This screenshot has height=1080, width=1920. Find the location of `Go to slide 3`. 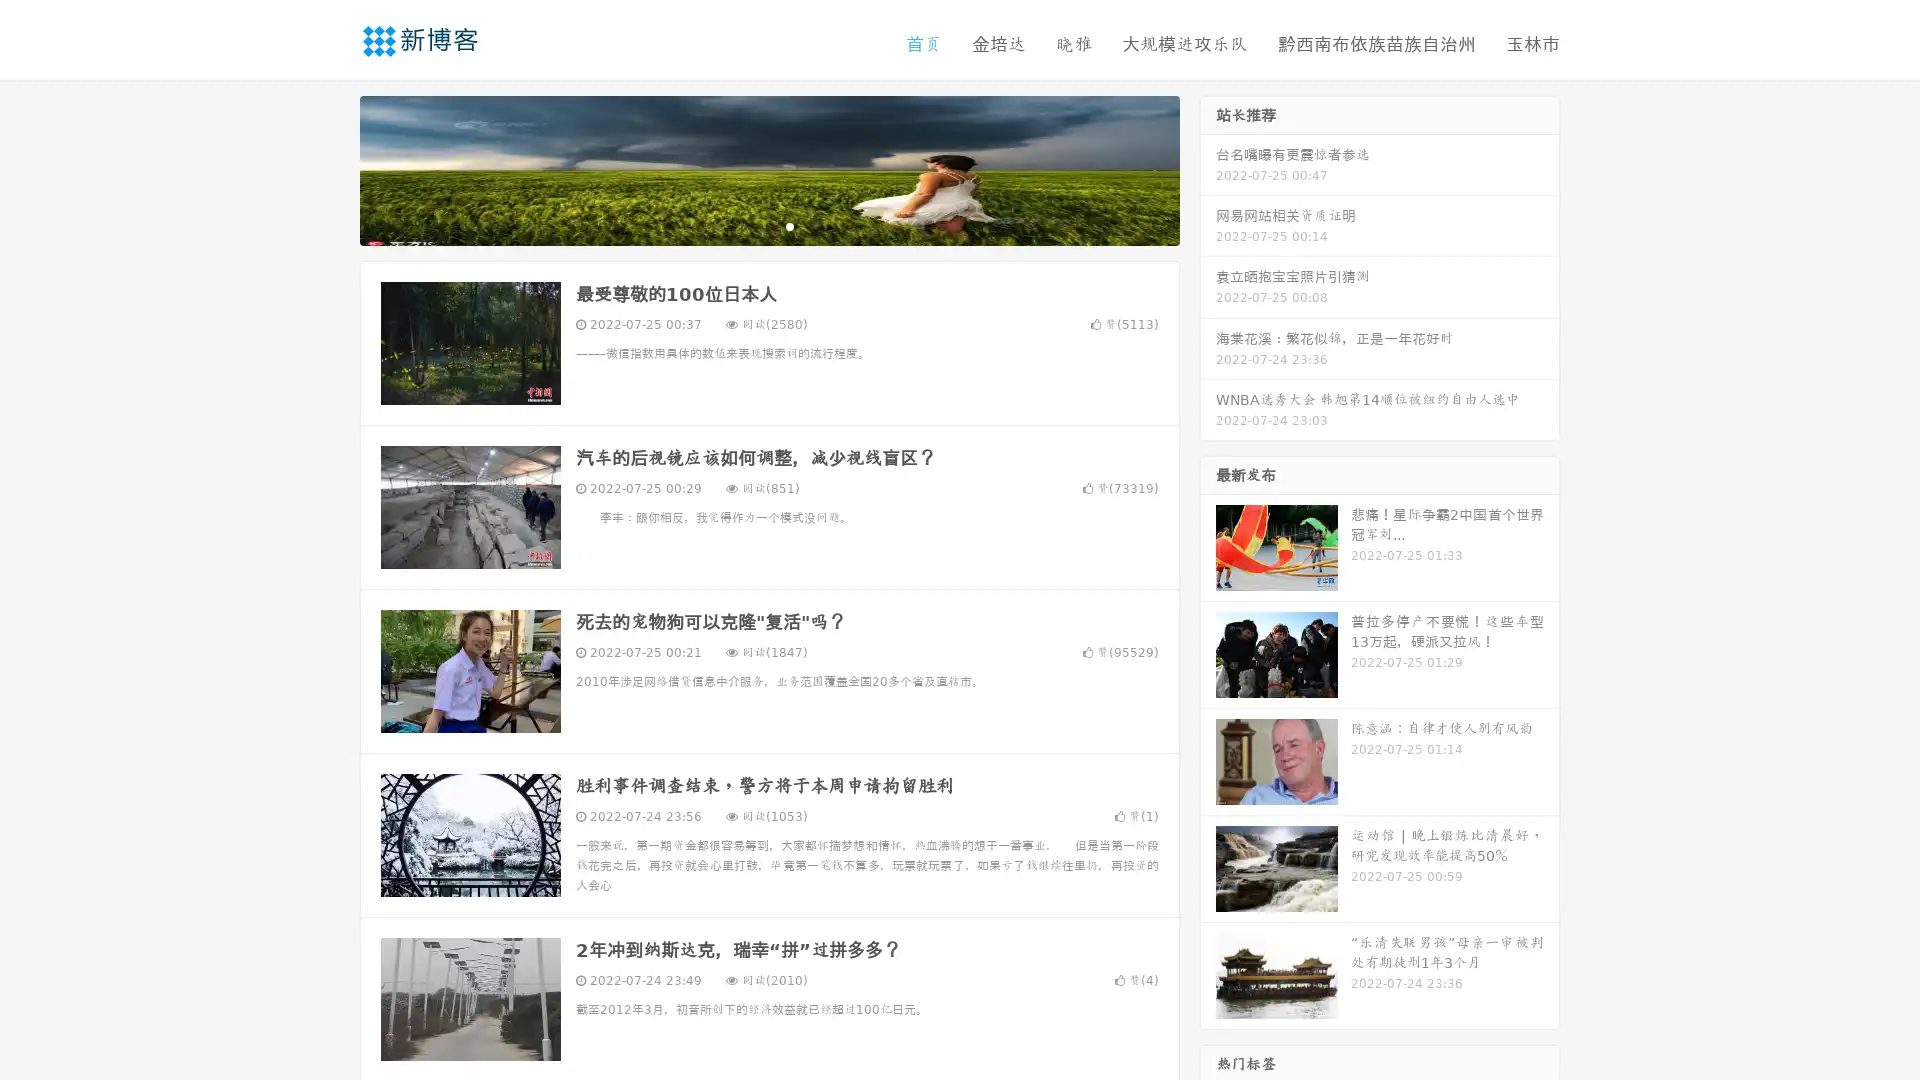

Go to slide 3 is located at coordinates (789, 225).